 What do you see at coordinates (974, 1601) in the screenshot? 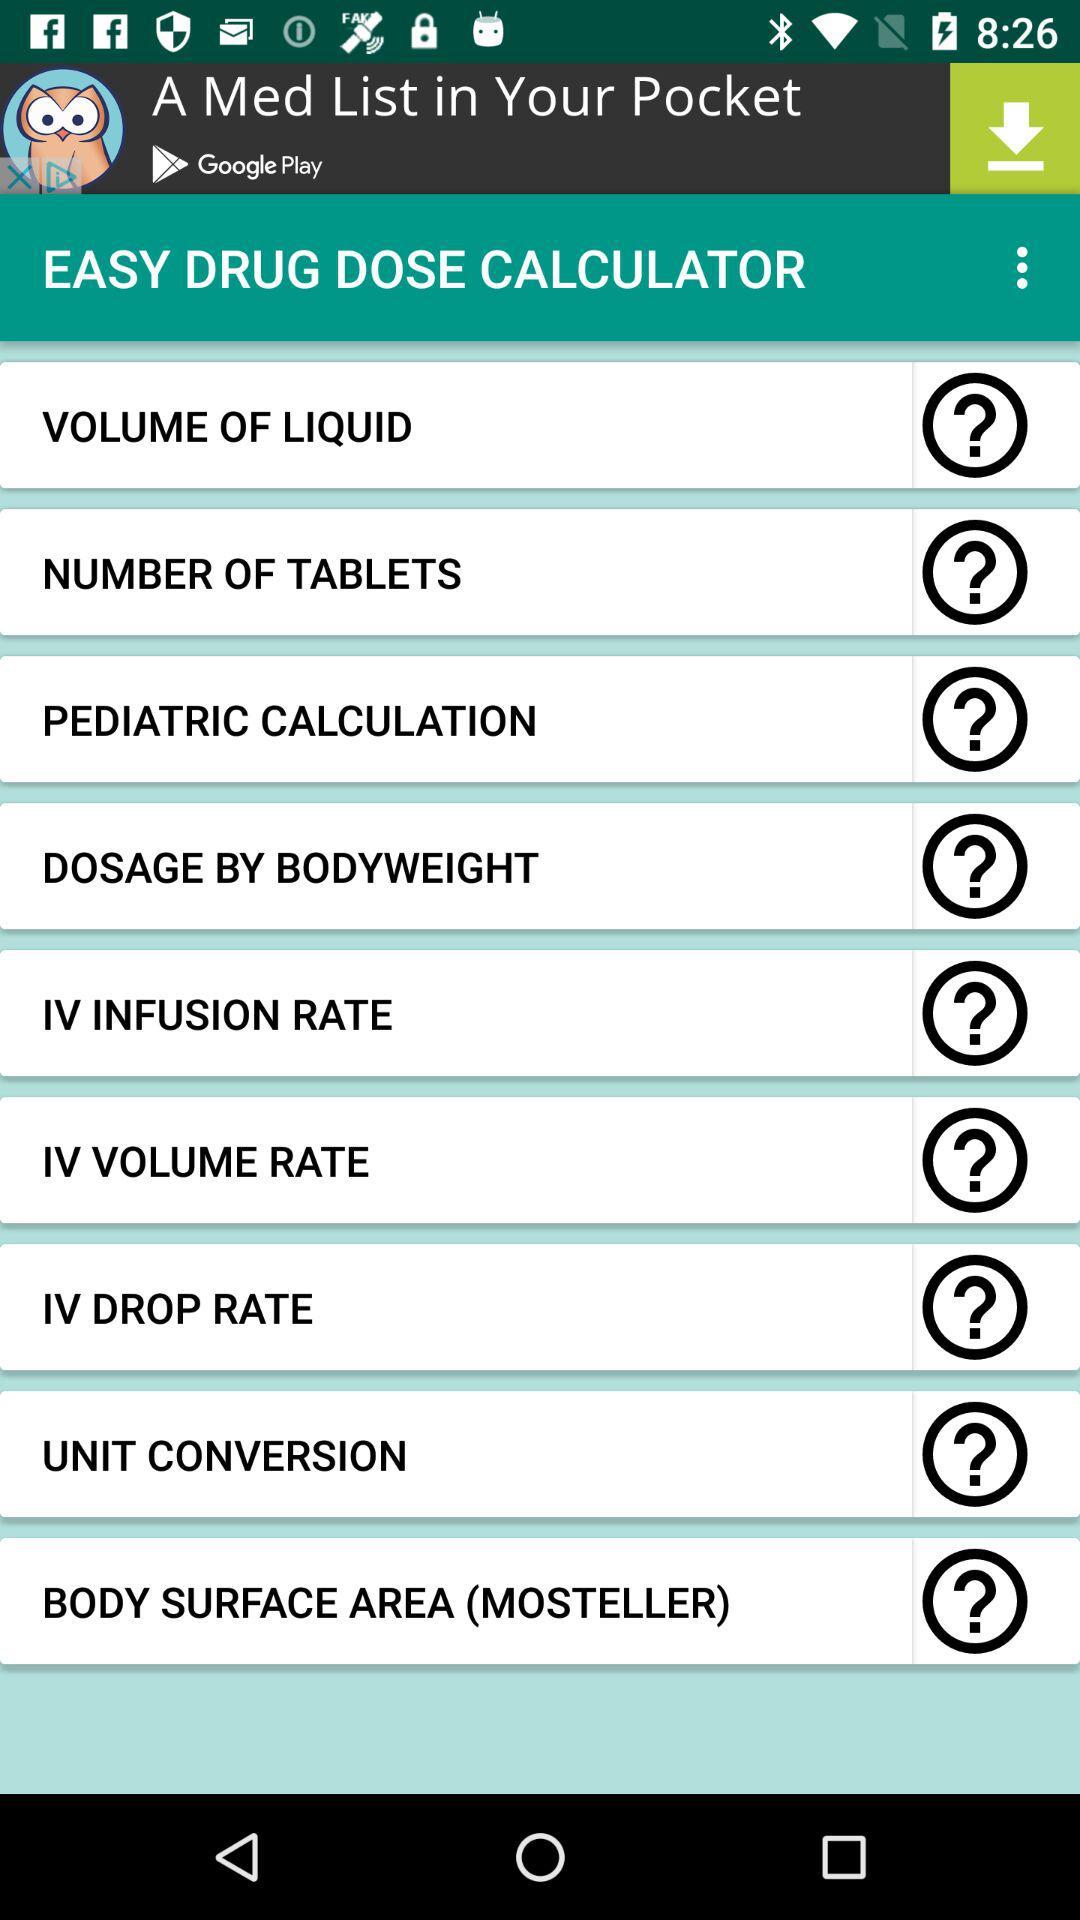
I see `help` at bounding box center [974, 1601].